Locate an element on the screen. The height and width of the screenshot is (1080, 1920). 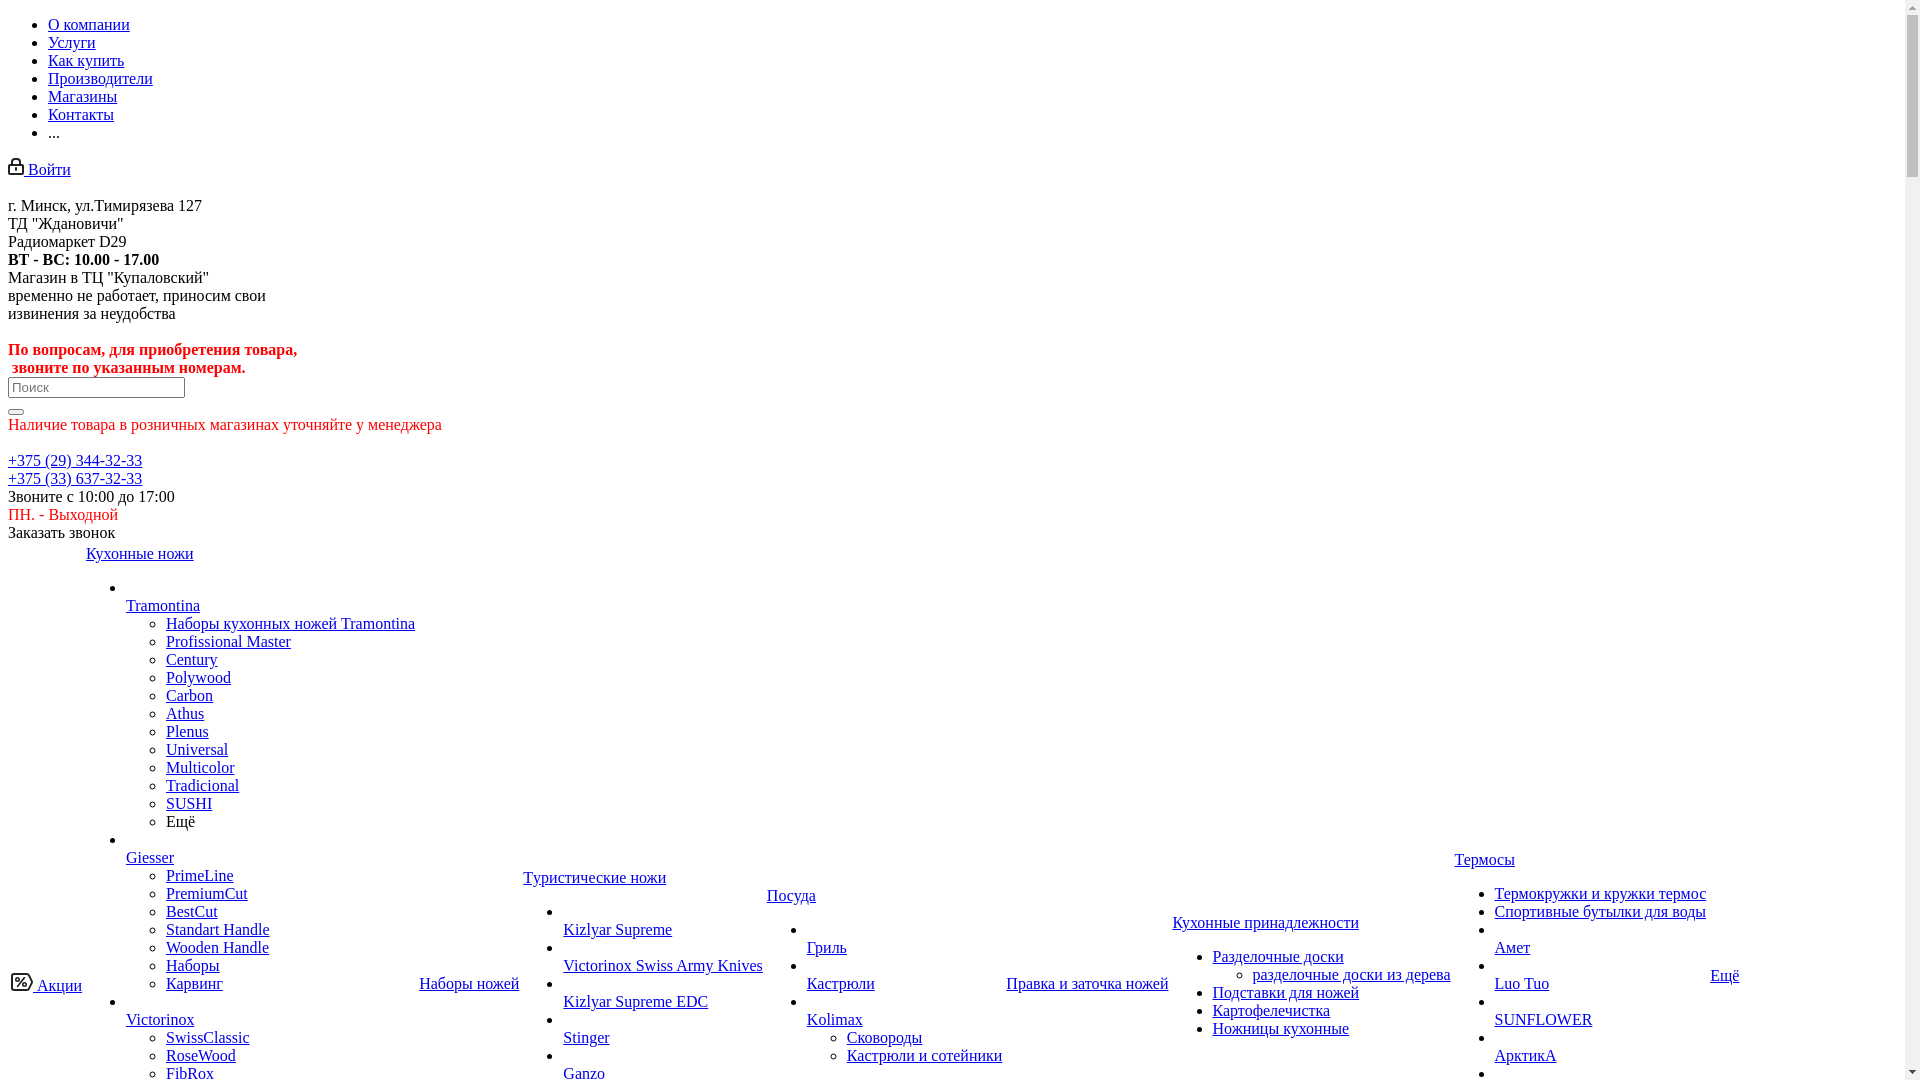
'+375 (29) 344-32-33' is located at coordinates (8, 460).